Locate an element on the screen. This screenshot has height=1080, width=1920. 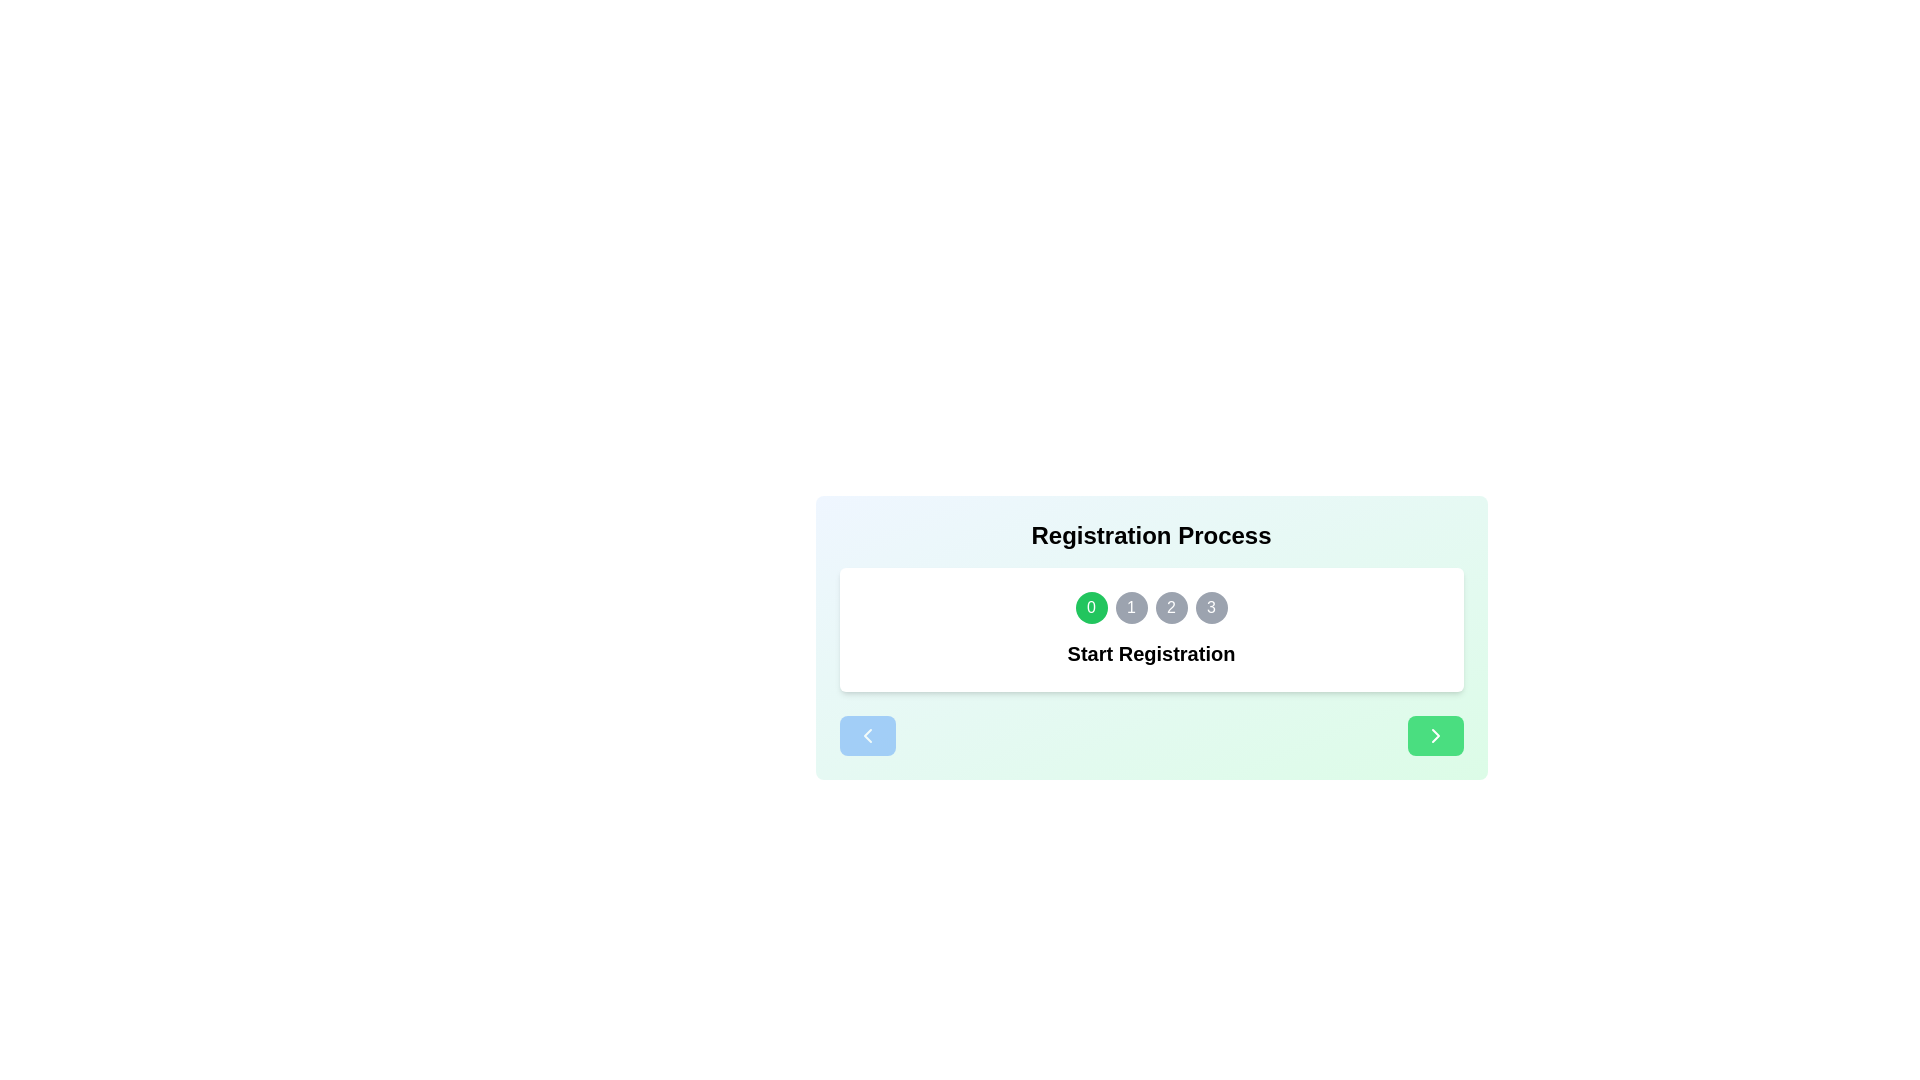
the left navigation button is located at coordinates (867, 736).